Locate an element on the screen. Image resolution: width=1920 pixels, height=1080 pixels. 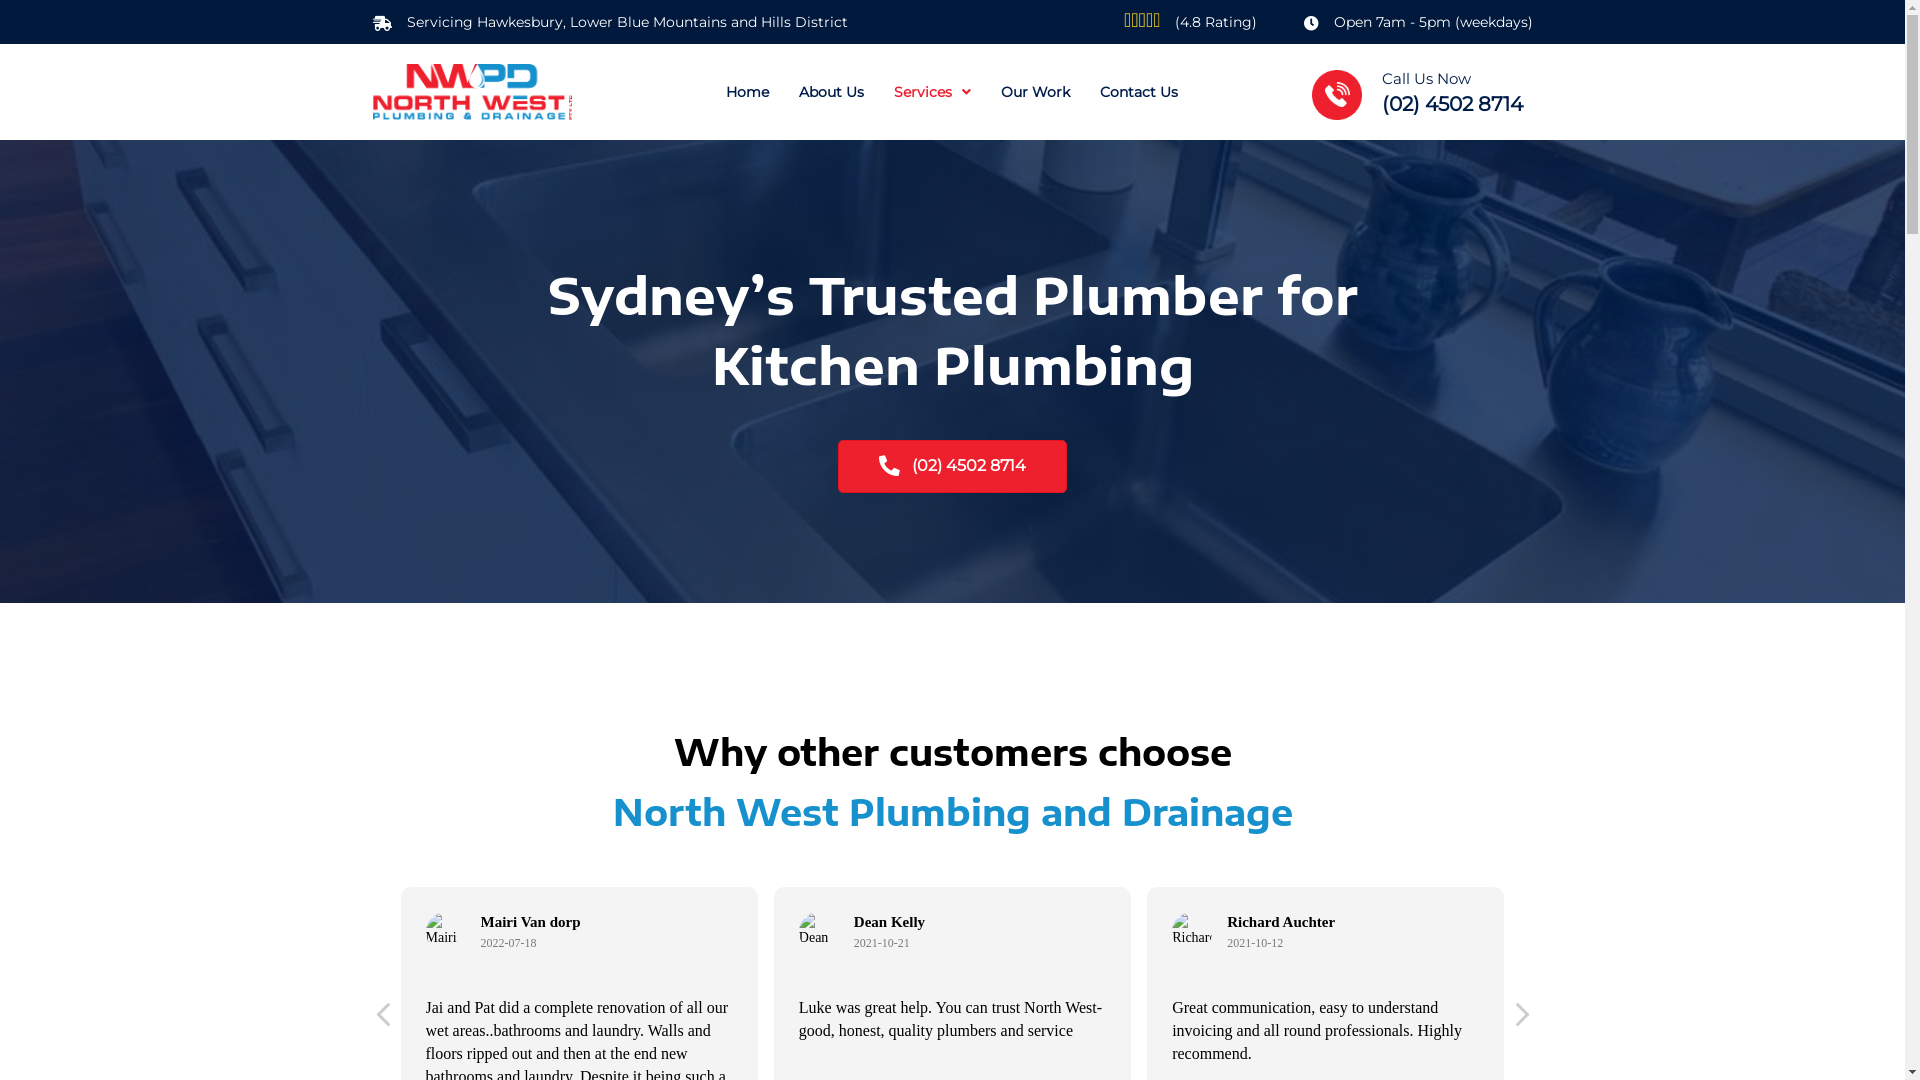
'logo' is located at coordinates (470, 92).